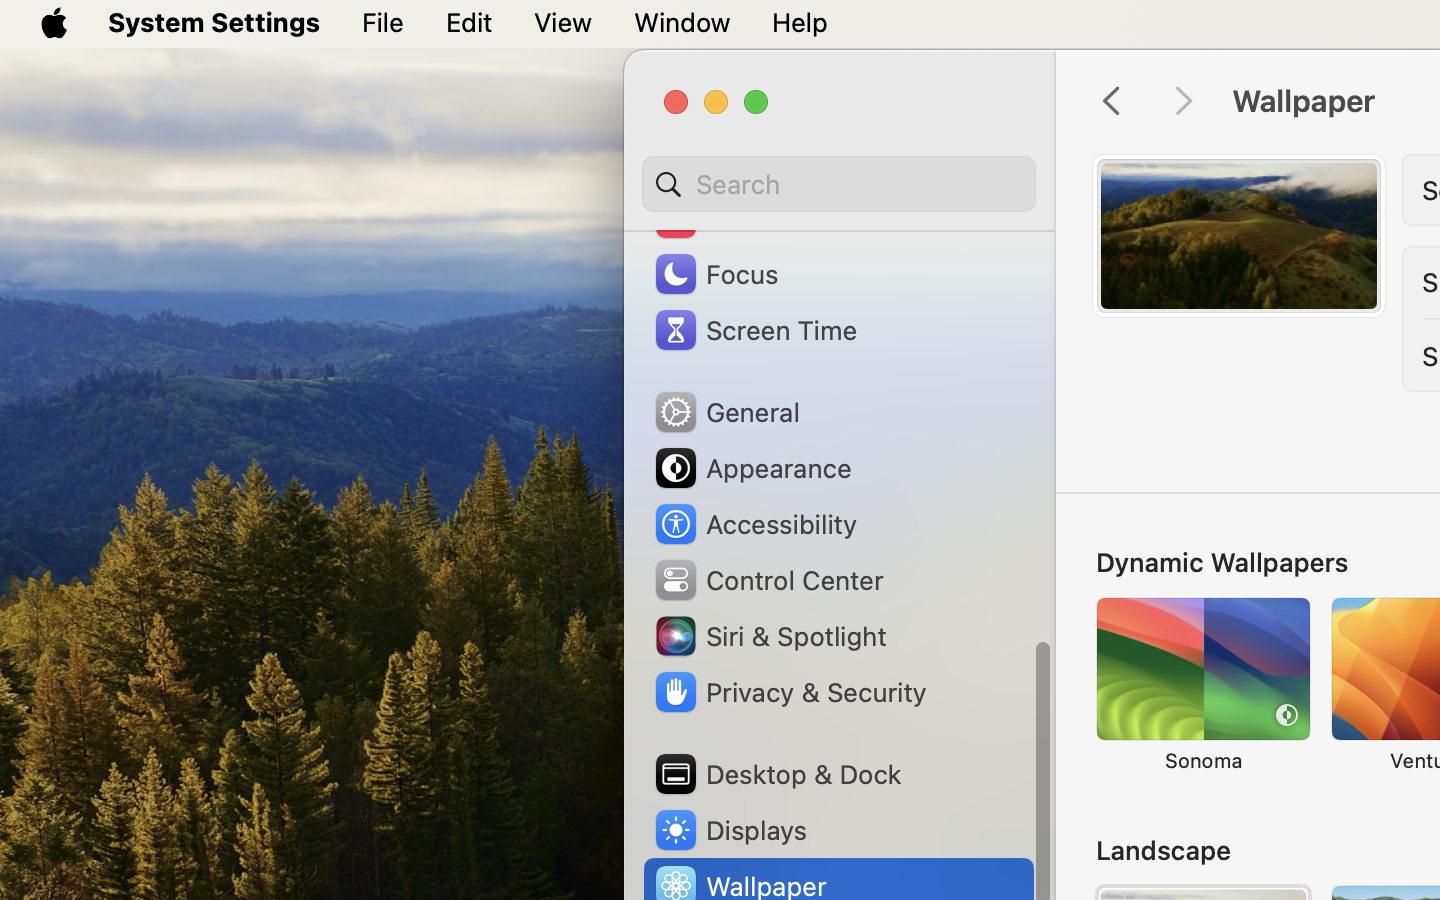 Image resolution: width=1440 pixels, height=900 pixels. Describe the element at coordinates (750, 467) in the screenshot. I see `'Appearance'` at that location.